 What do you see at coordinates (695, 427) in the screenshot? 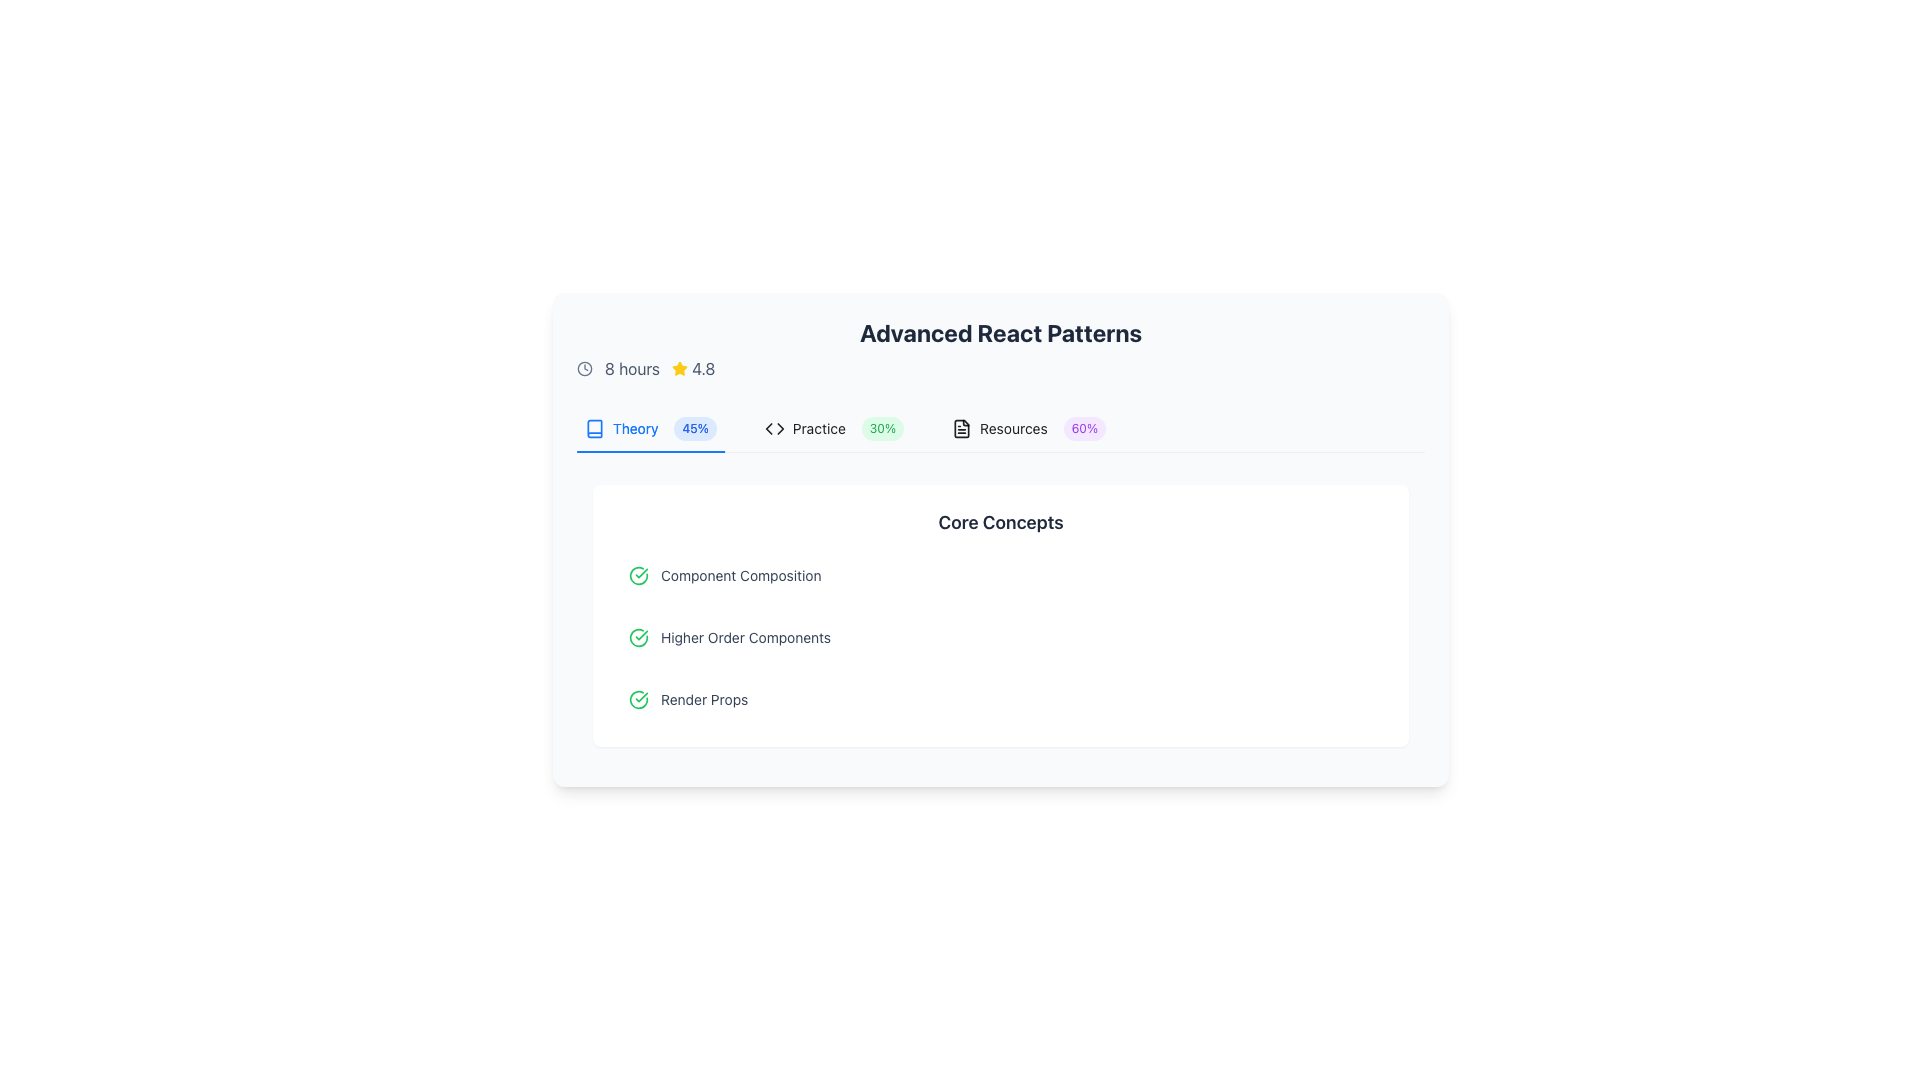
I see `the progress percentage badge located immediately to the right of the 'Theory' text, which visually represents the completion of the 'Theory' section` at bounding box center [695, 427].